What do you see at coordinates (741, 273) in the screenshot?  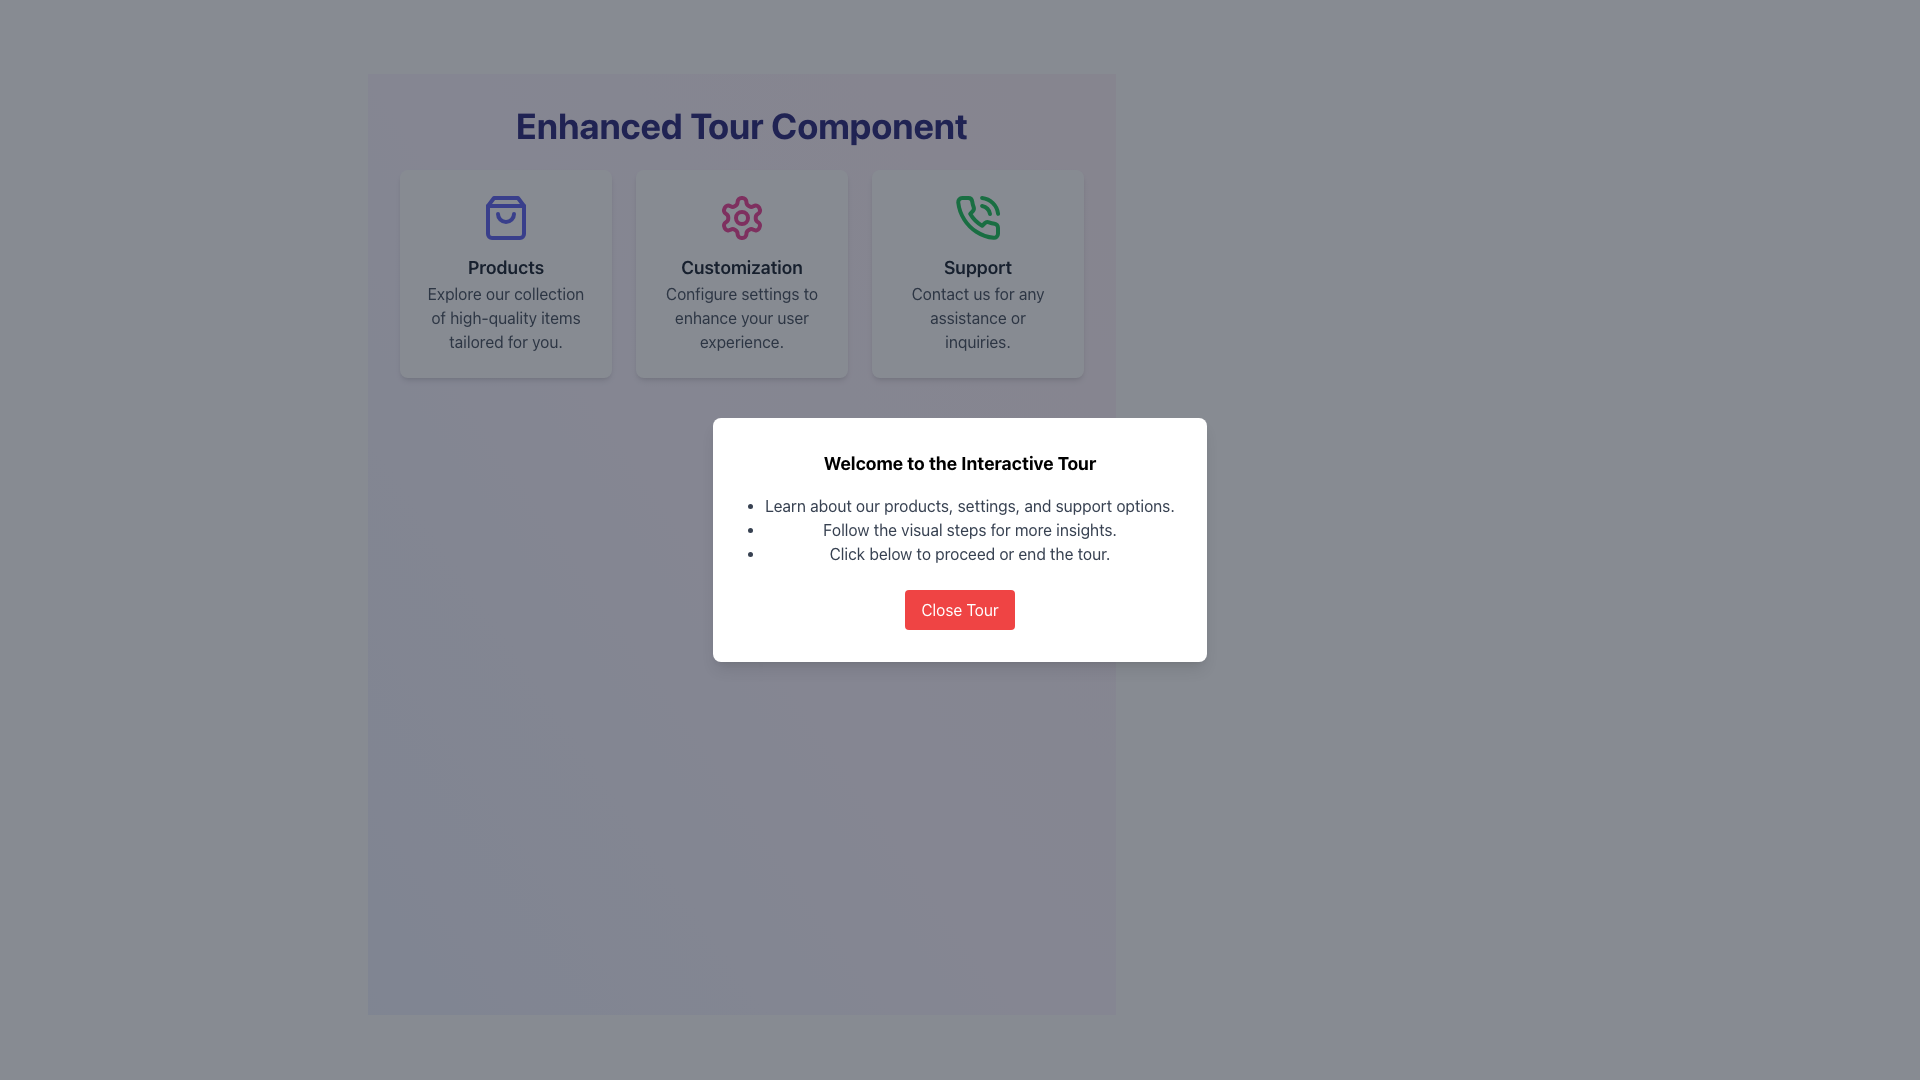 I see `the static informational component titled 'Customization' located in the middle section of a three-column layout, specifically in the second column between 'Products' and 'Support'` at bounding box center [741, 273].